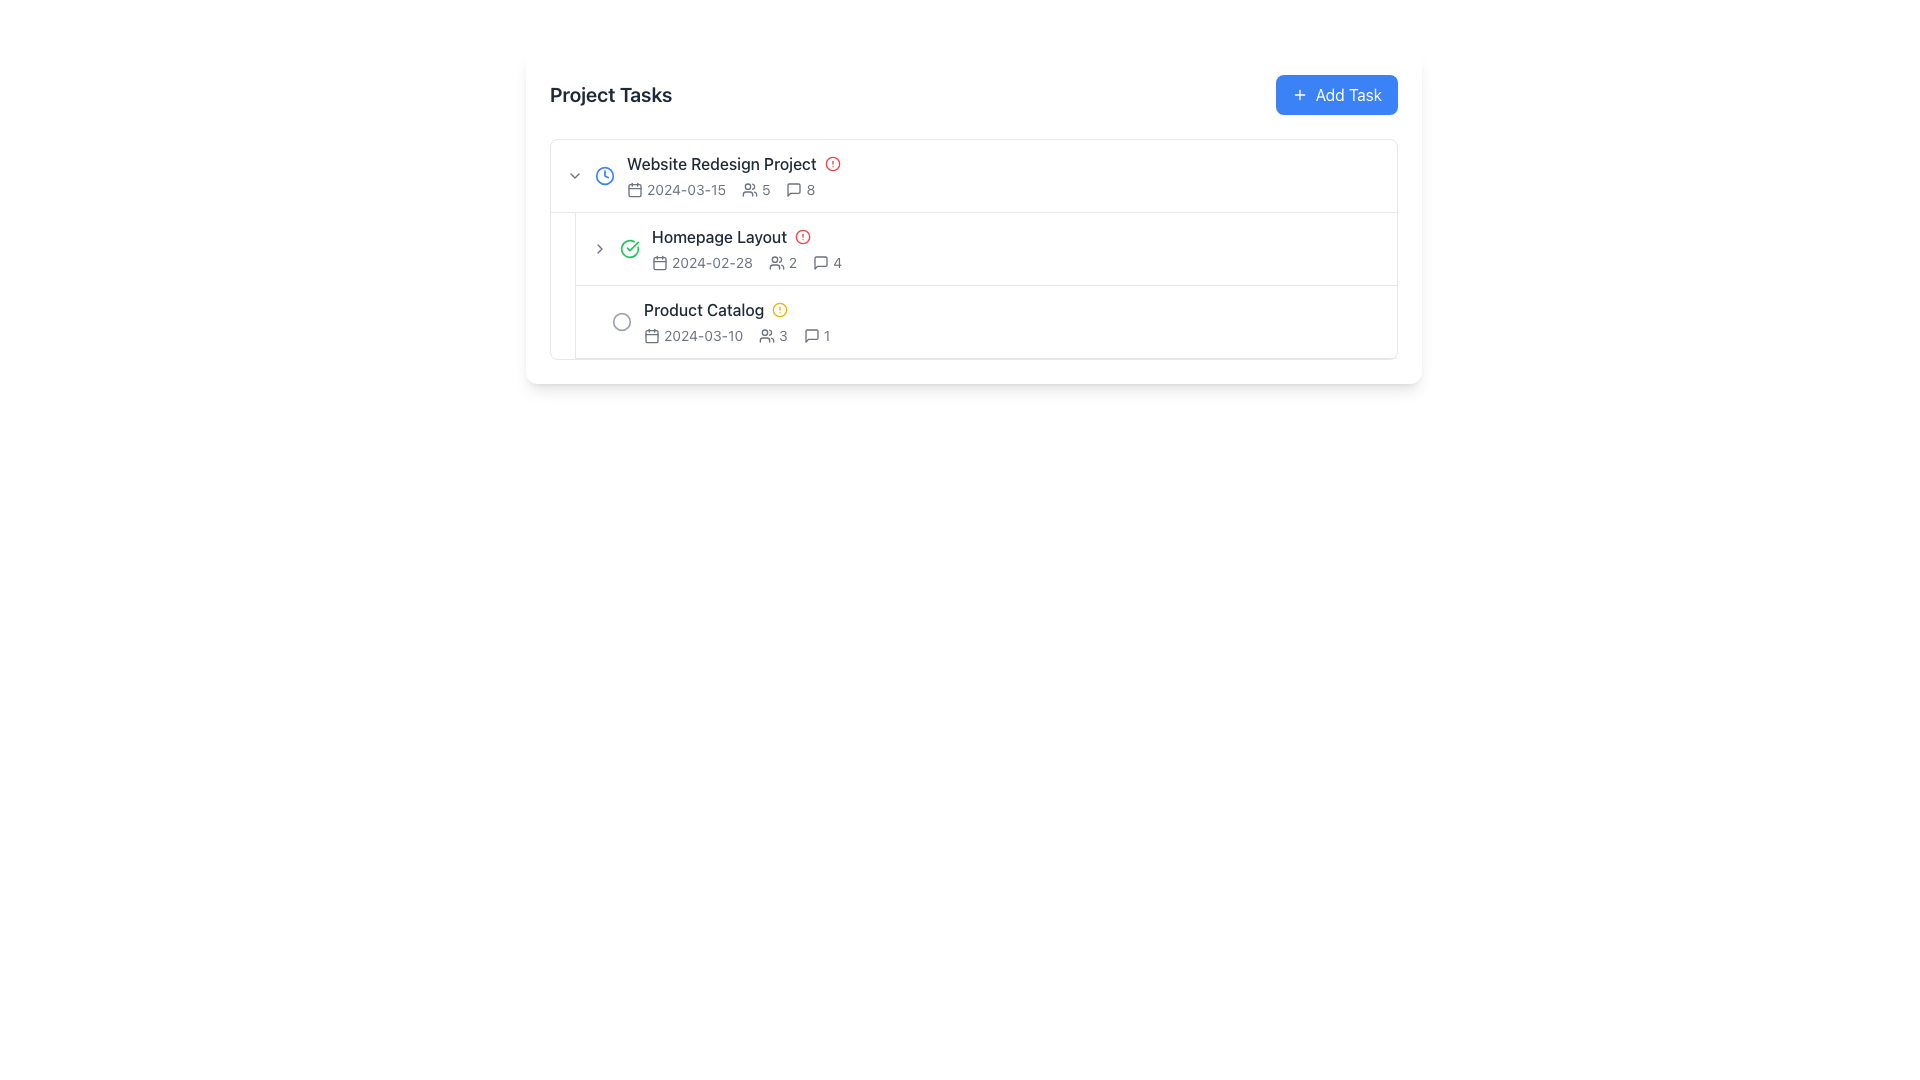  I want to click on numeral displayed in the Text and Icon element that shows the count of users associated with the 'Product Catalog' task, located in the third row of the 'Project Tasks' list, so click(772, 334).